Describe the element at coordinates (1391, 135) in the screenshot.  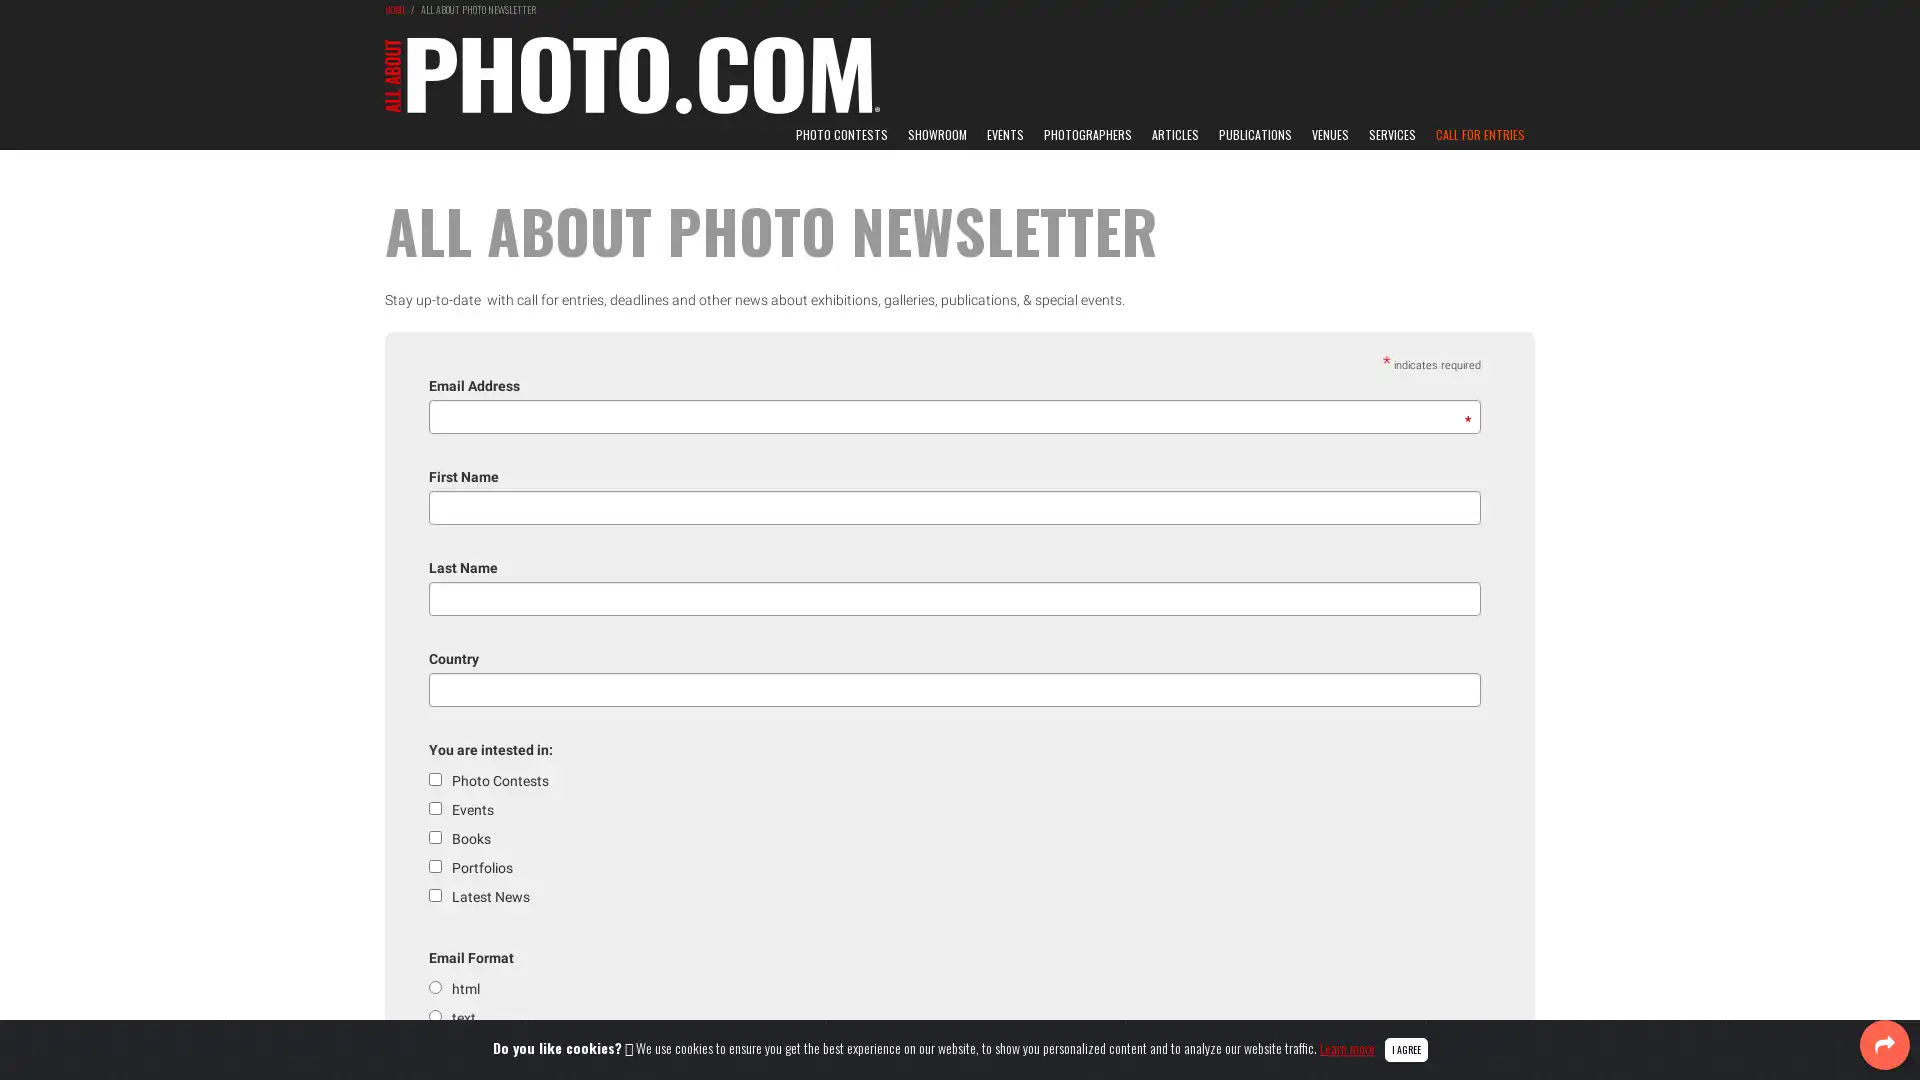
I see `SERVICES` at that location.